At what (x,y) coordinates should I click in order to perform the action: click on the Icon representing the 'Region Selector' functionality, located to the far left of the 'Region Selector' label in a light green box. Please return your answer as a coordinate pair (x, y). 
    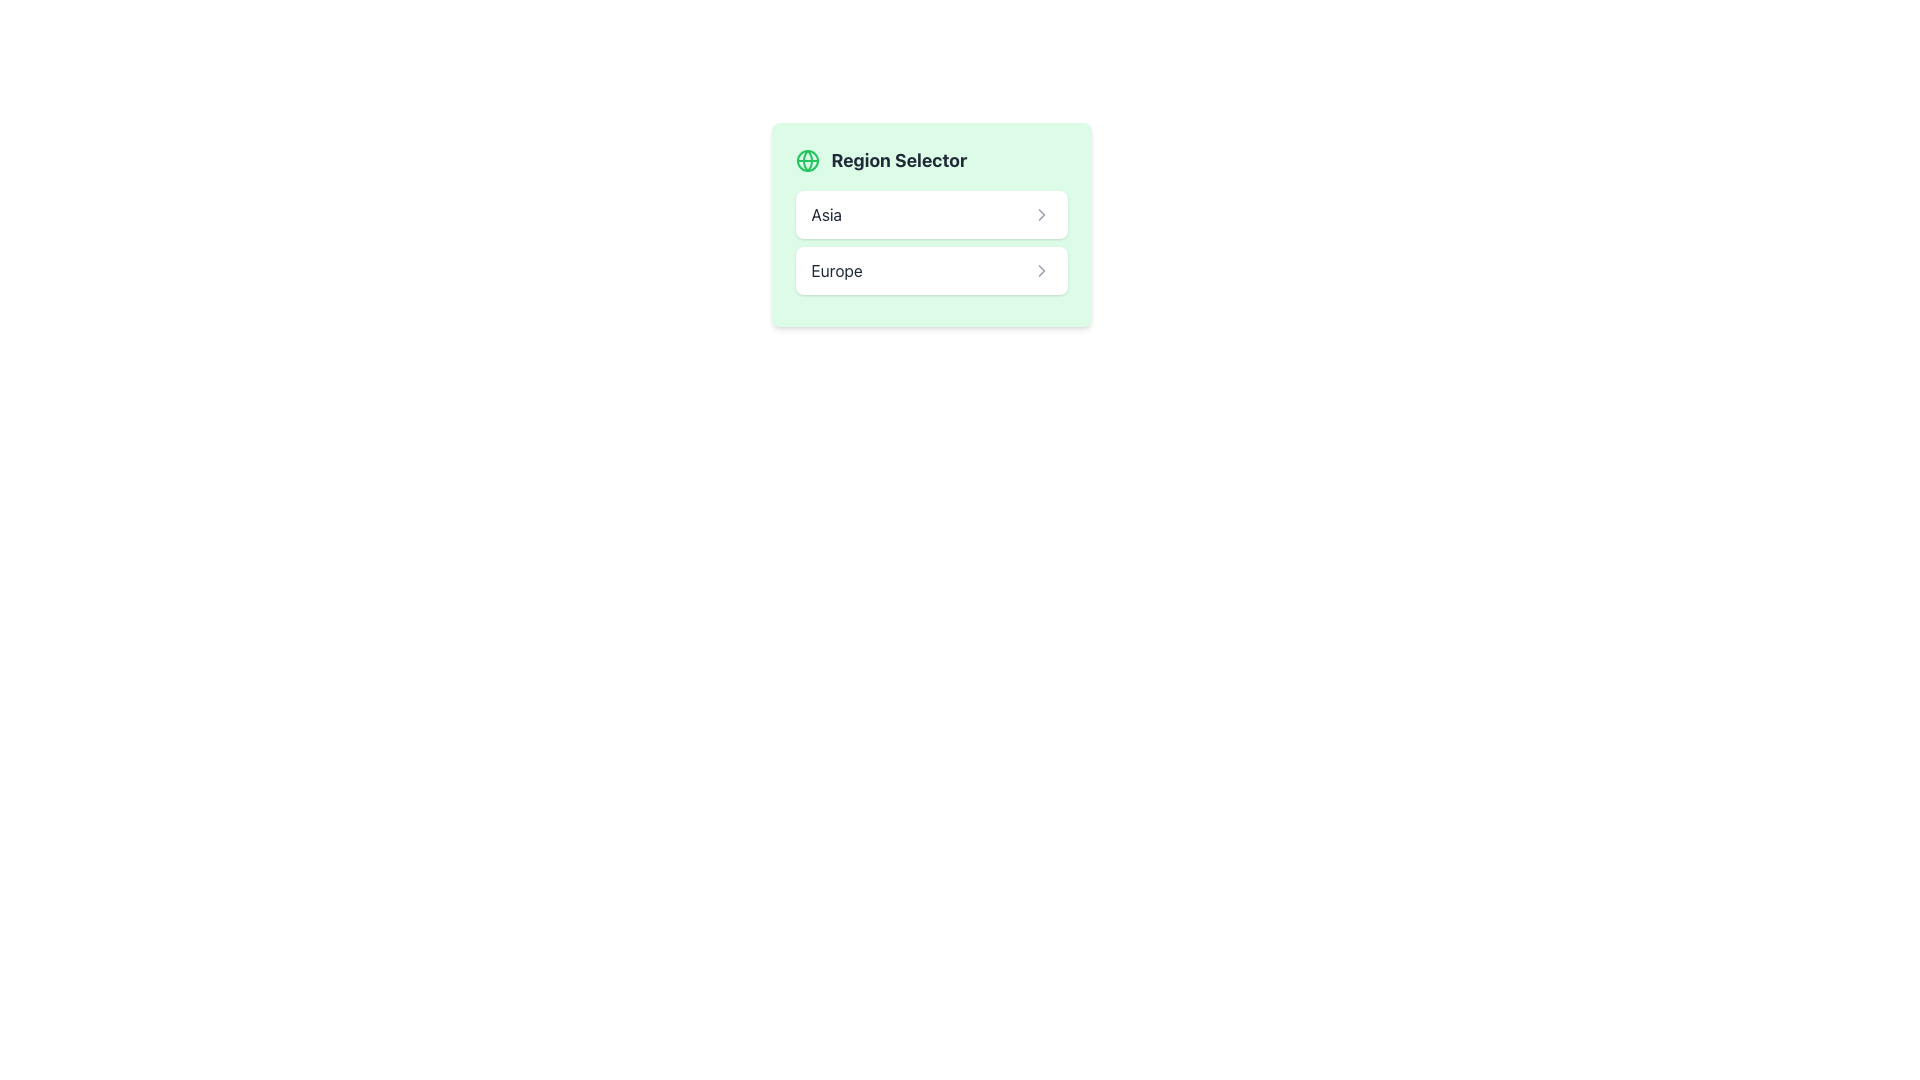
    Looking at the image, I should click on (807, 160).